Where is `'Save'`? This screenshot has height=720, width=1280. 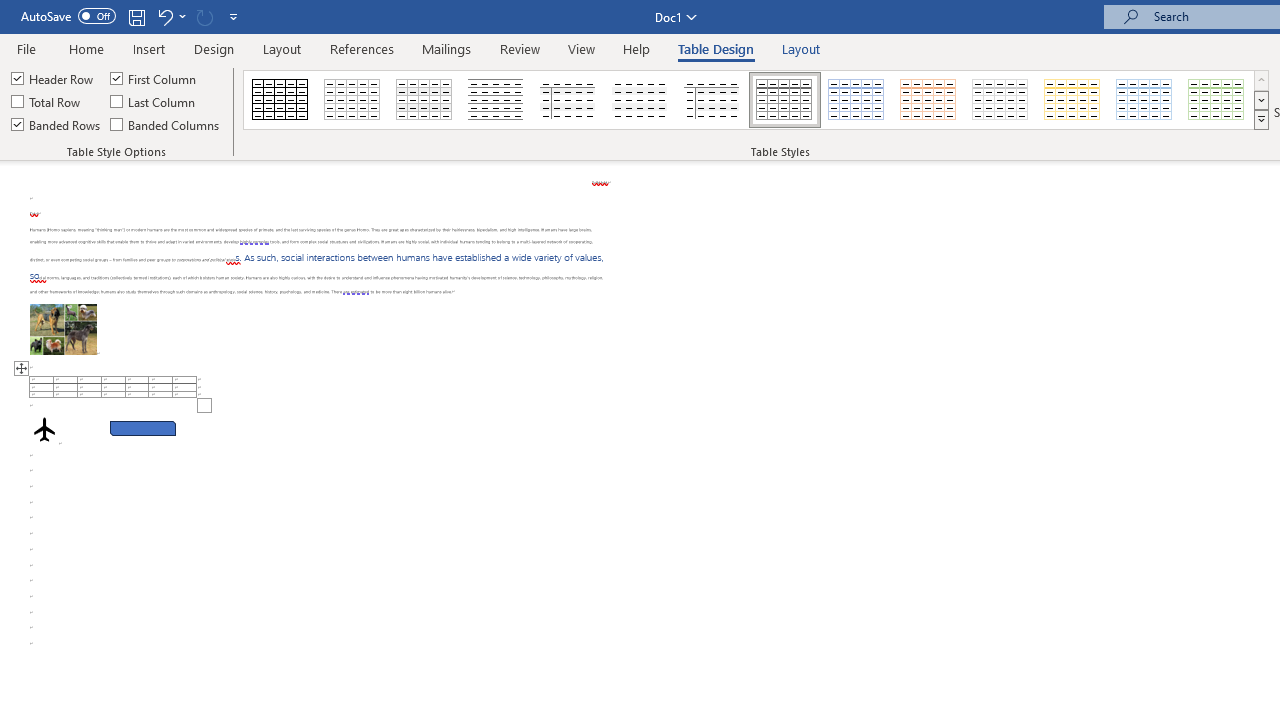
'Save' is located at coordinates (135, 16).